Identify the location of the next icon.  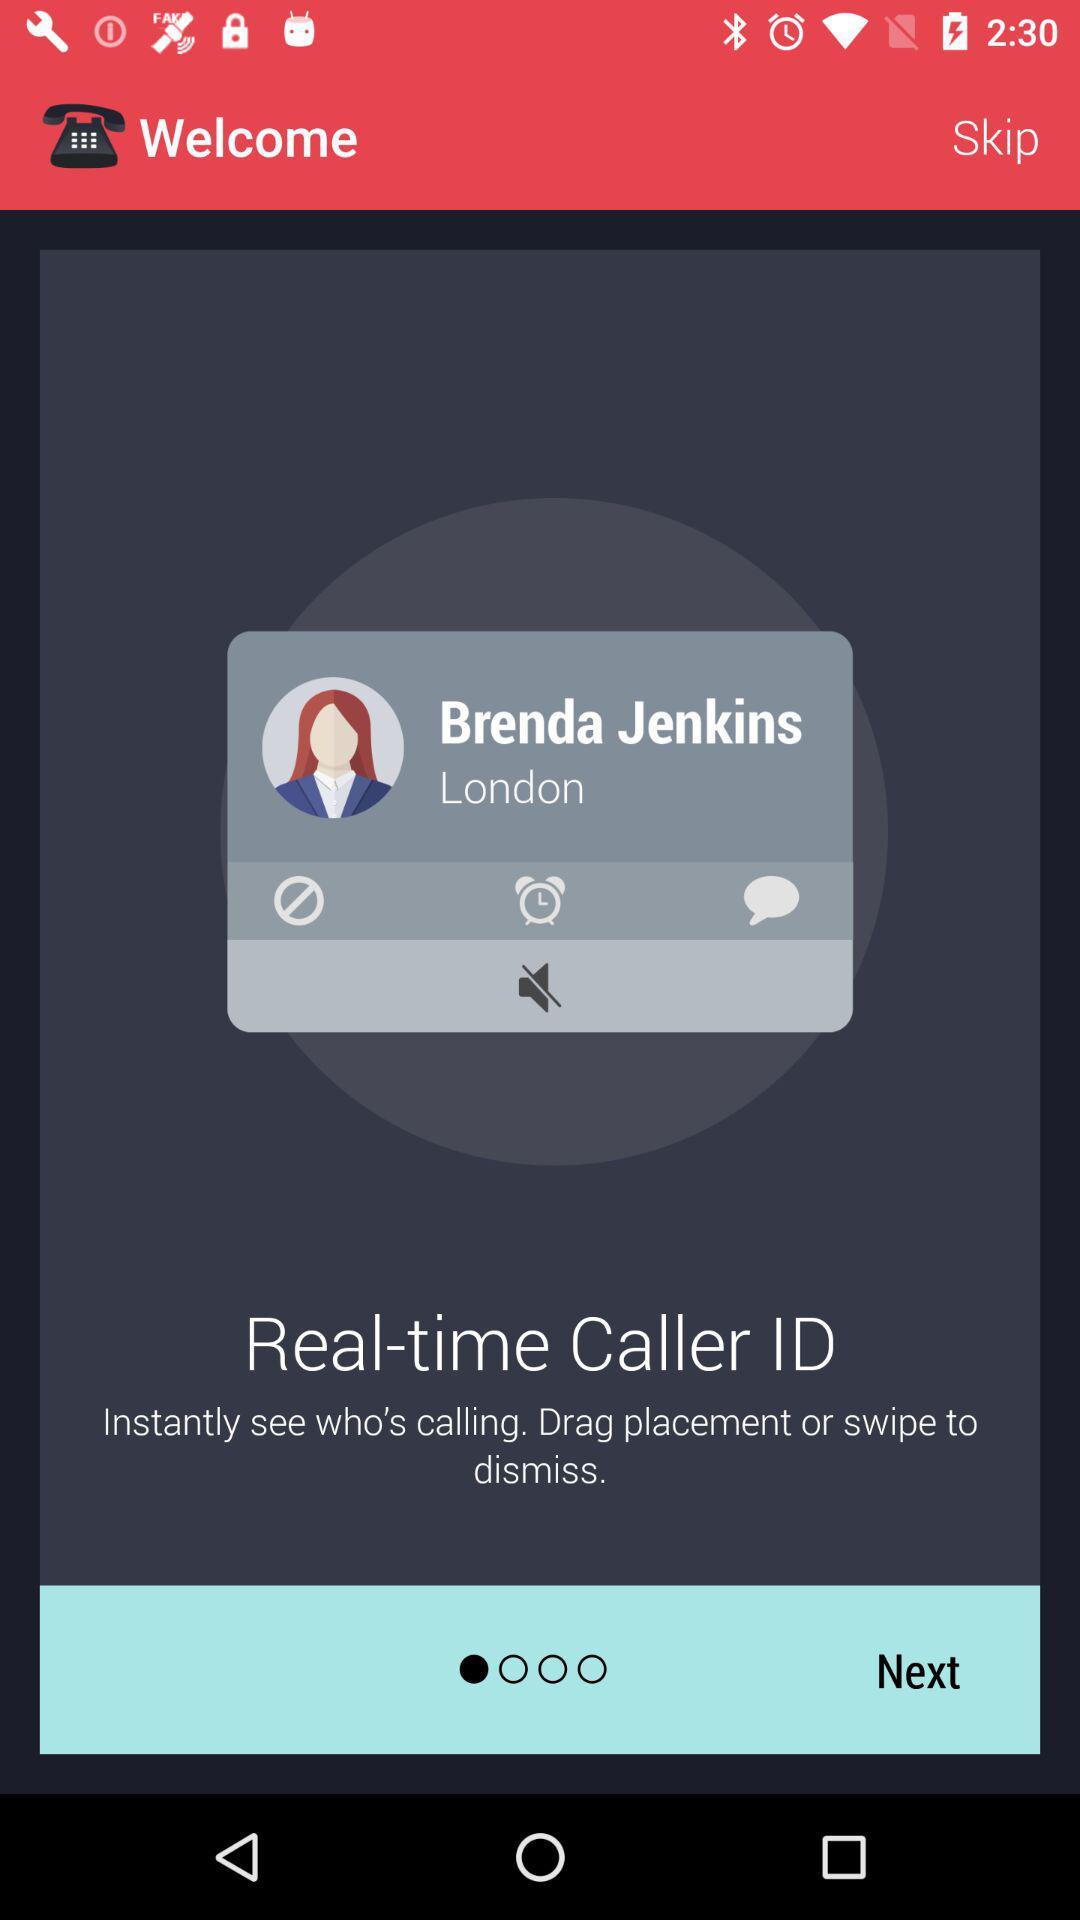
(918, 1669).